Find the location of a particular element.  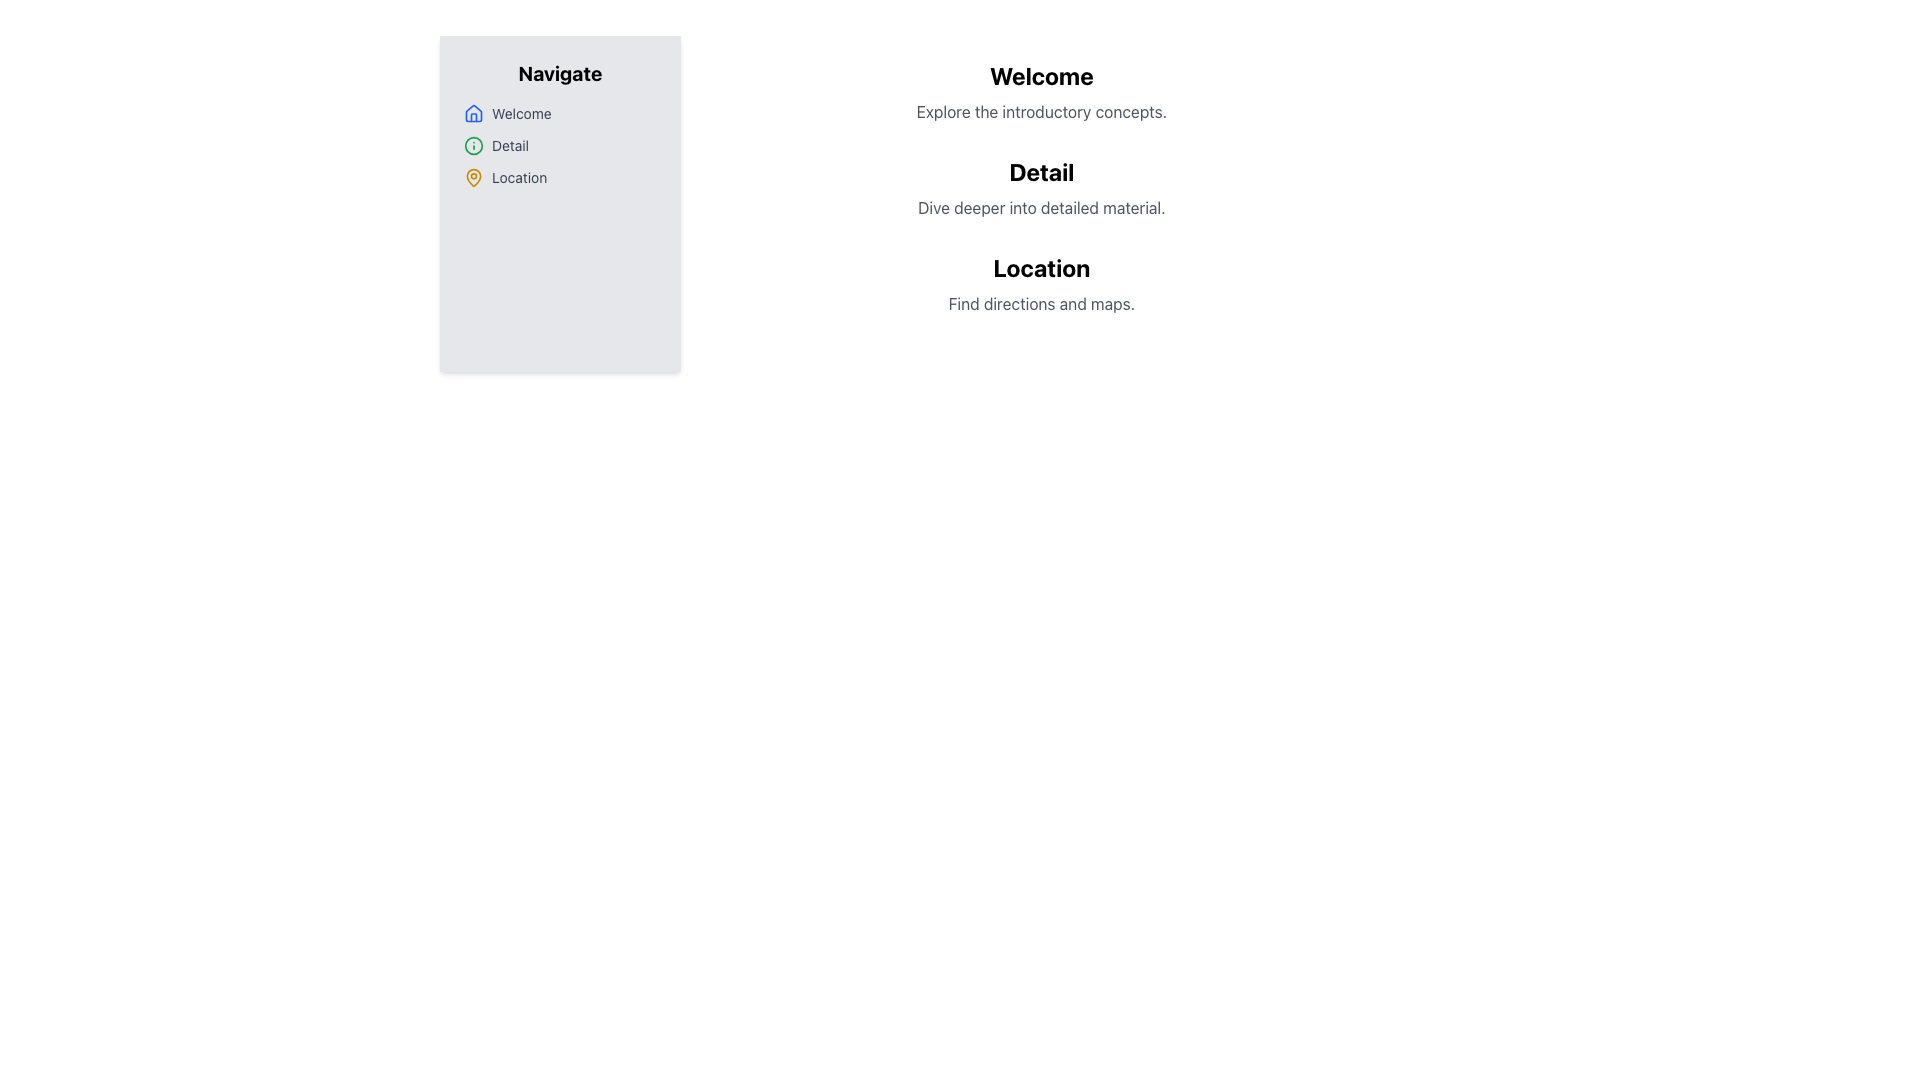

the blue house-shaped SVG icon located to the left of the 'Welcome' text in the vertical navigation menu is located at coordinates (473, 112).